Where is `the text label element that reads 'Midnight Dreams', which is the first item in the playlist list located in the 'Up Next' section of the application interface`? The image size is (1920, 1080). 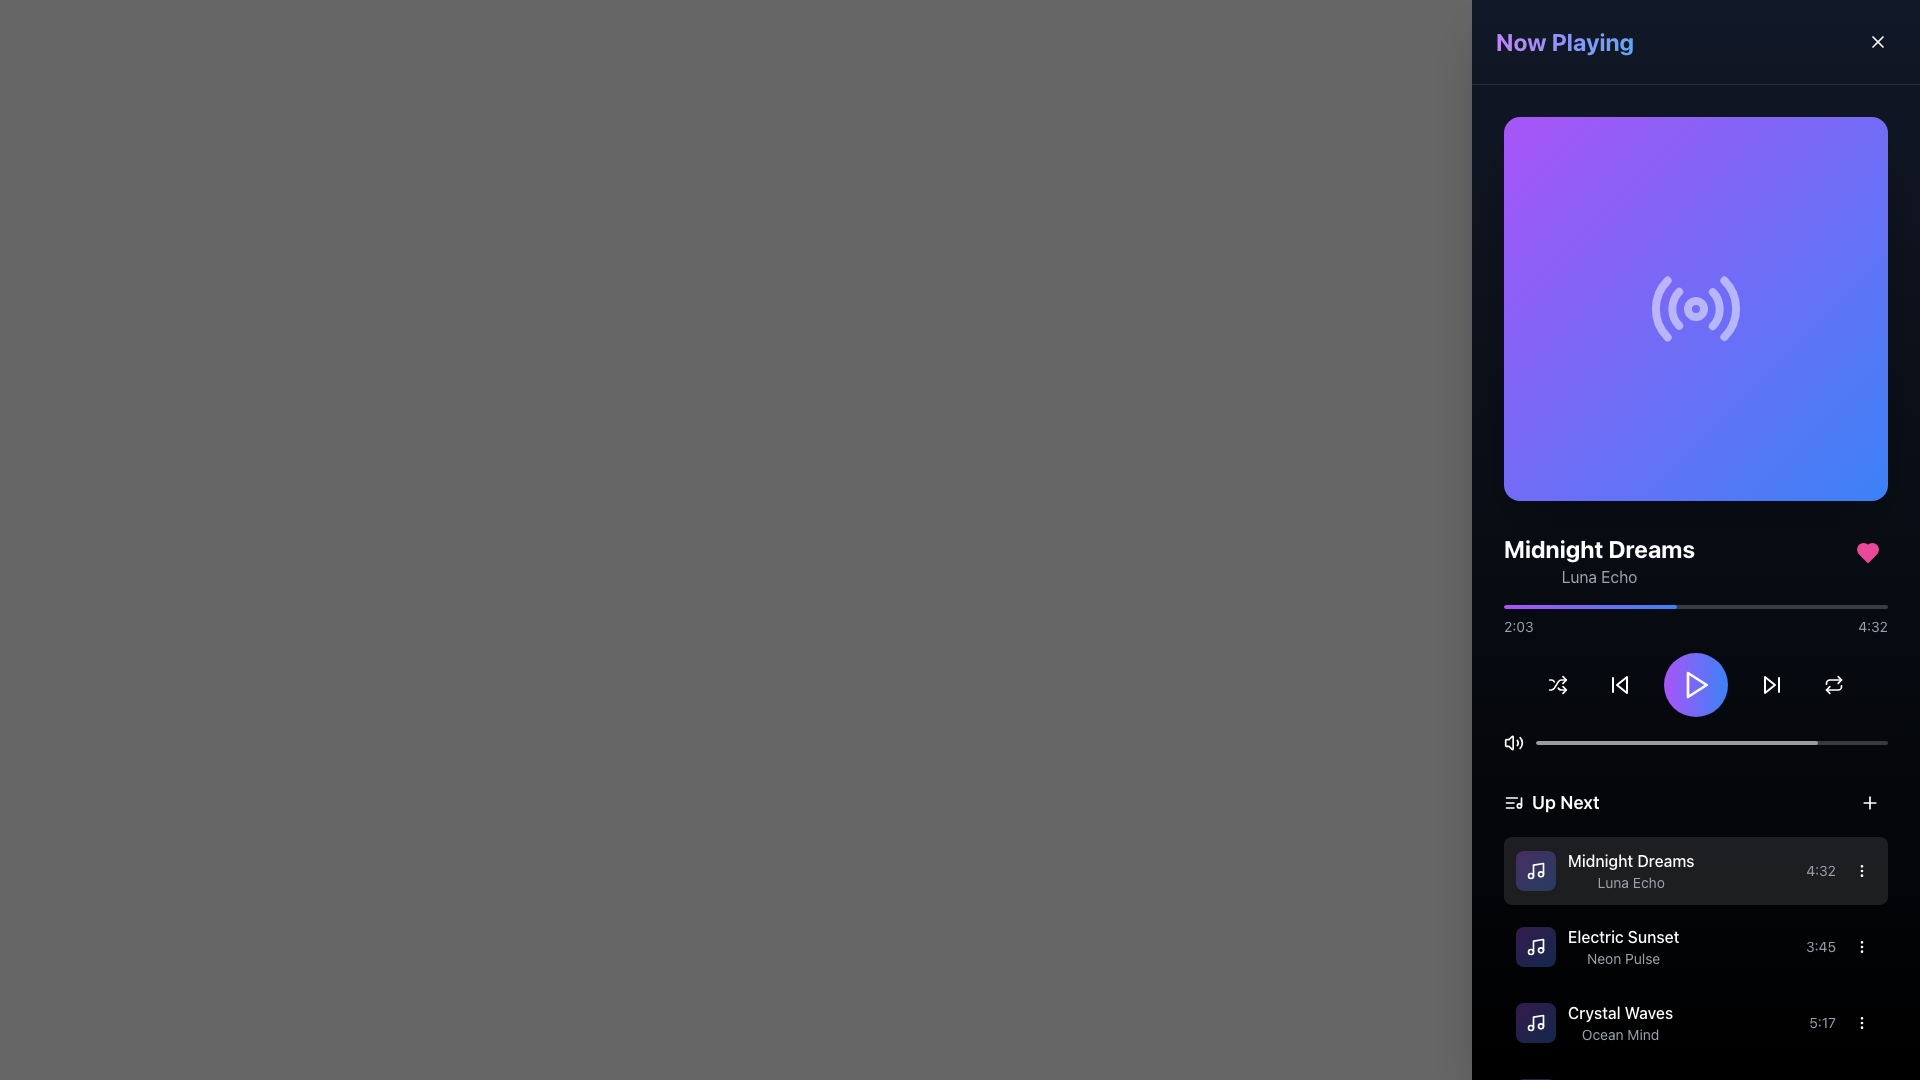
the text label element that reads 'Midnight Dreams', which is the first item in the playlist list located in the 'Up Next' section of the application interface is located at coordinates (1631, 859).